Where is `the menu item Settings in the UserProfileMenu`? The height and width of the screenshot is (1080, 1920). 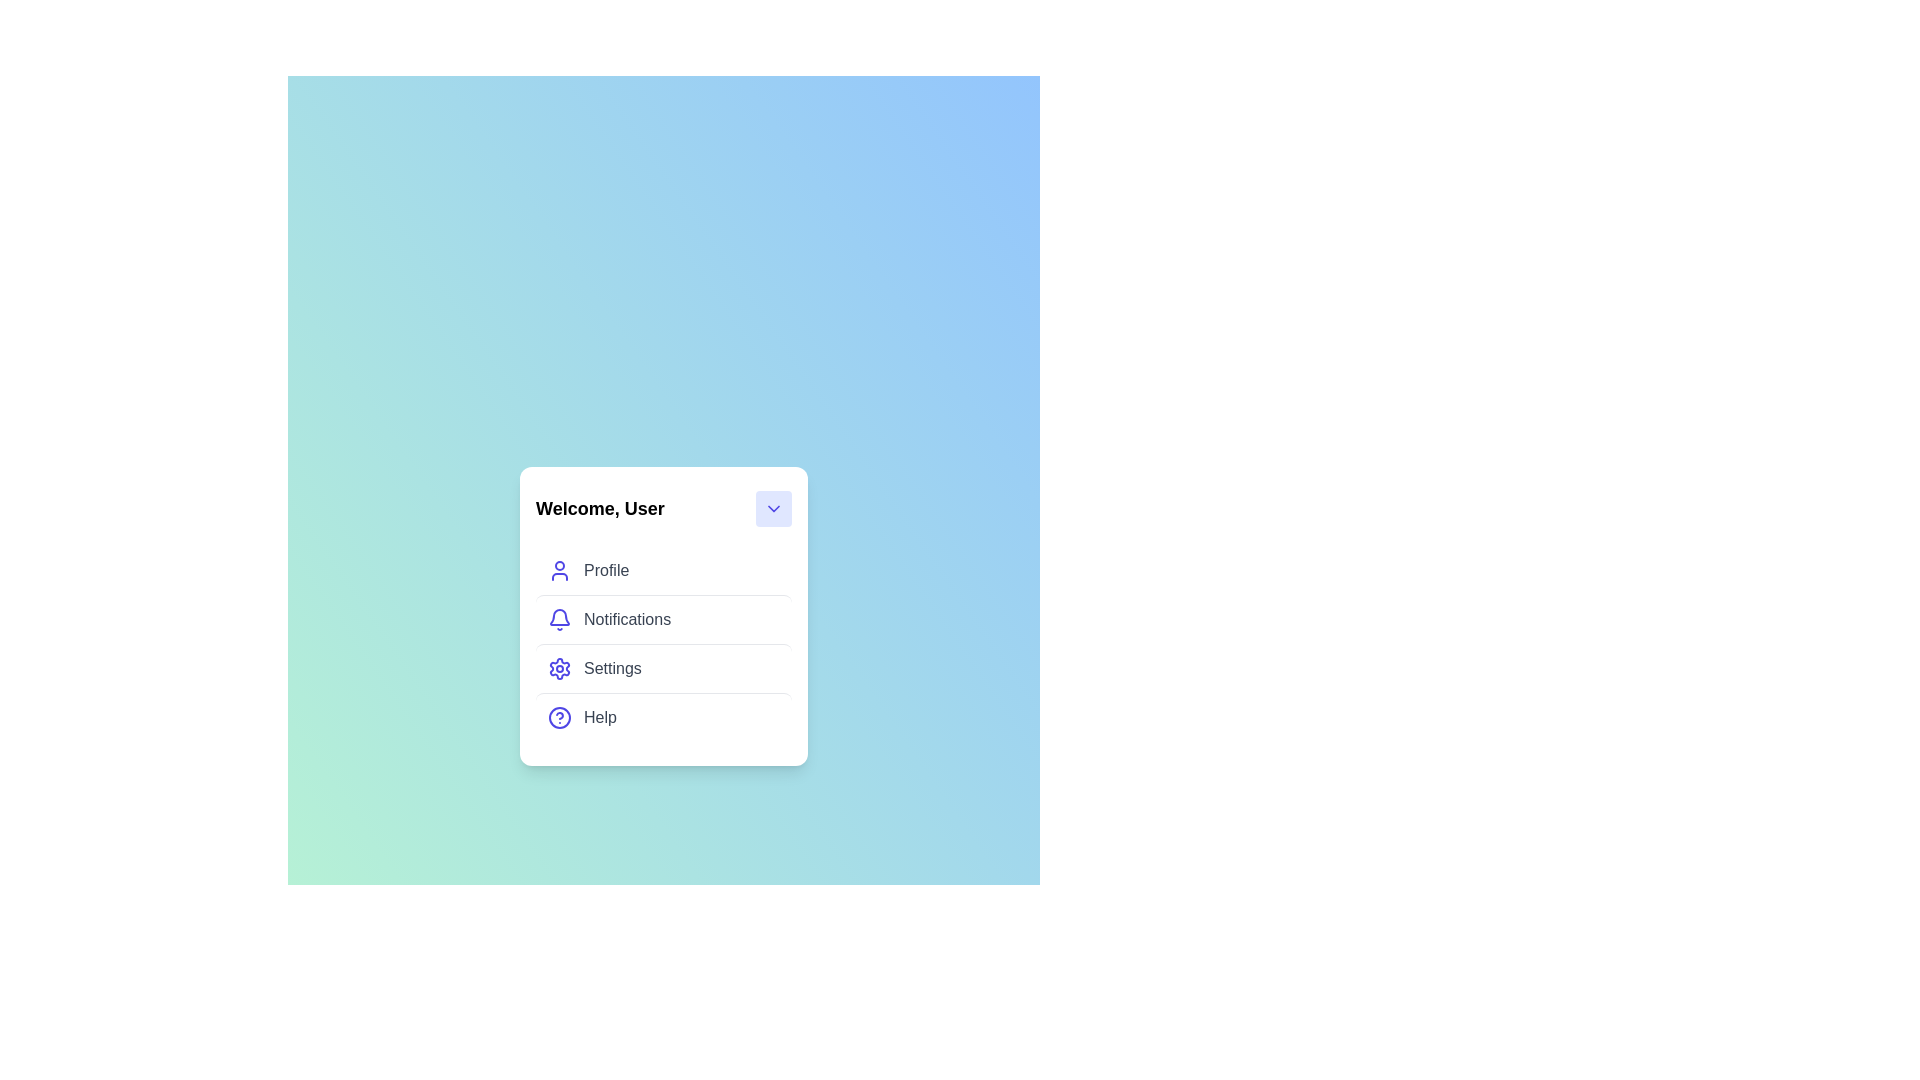
the menu item Settings in the UserProfileMenu is located at coordinates (663, 667).